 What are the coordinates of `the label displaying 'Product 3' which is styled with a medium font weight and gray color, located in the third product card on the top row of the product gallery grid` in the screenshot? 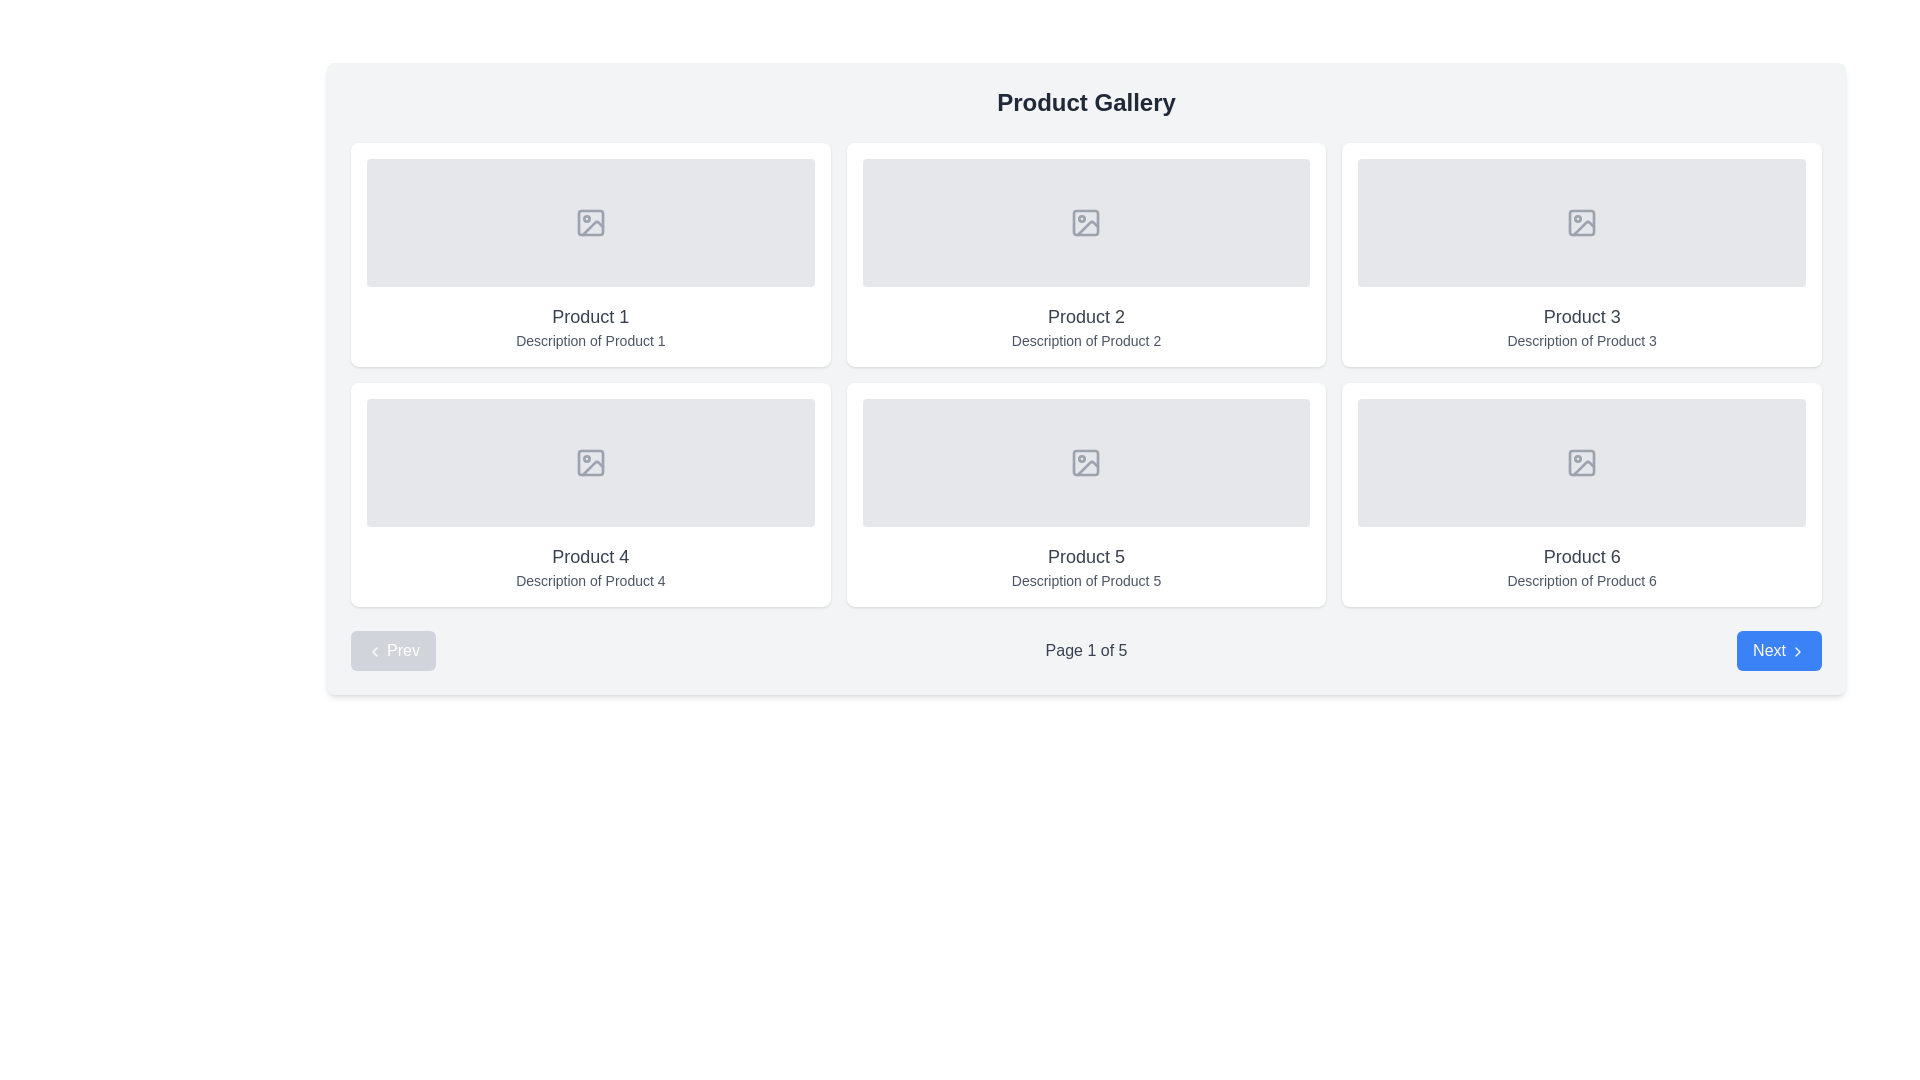 It's located at (1581, 315).